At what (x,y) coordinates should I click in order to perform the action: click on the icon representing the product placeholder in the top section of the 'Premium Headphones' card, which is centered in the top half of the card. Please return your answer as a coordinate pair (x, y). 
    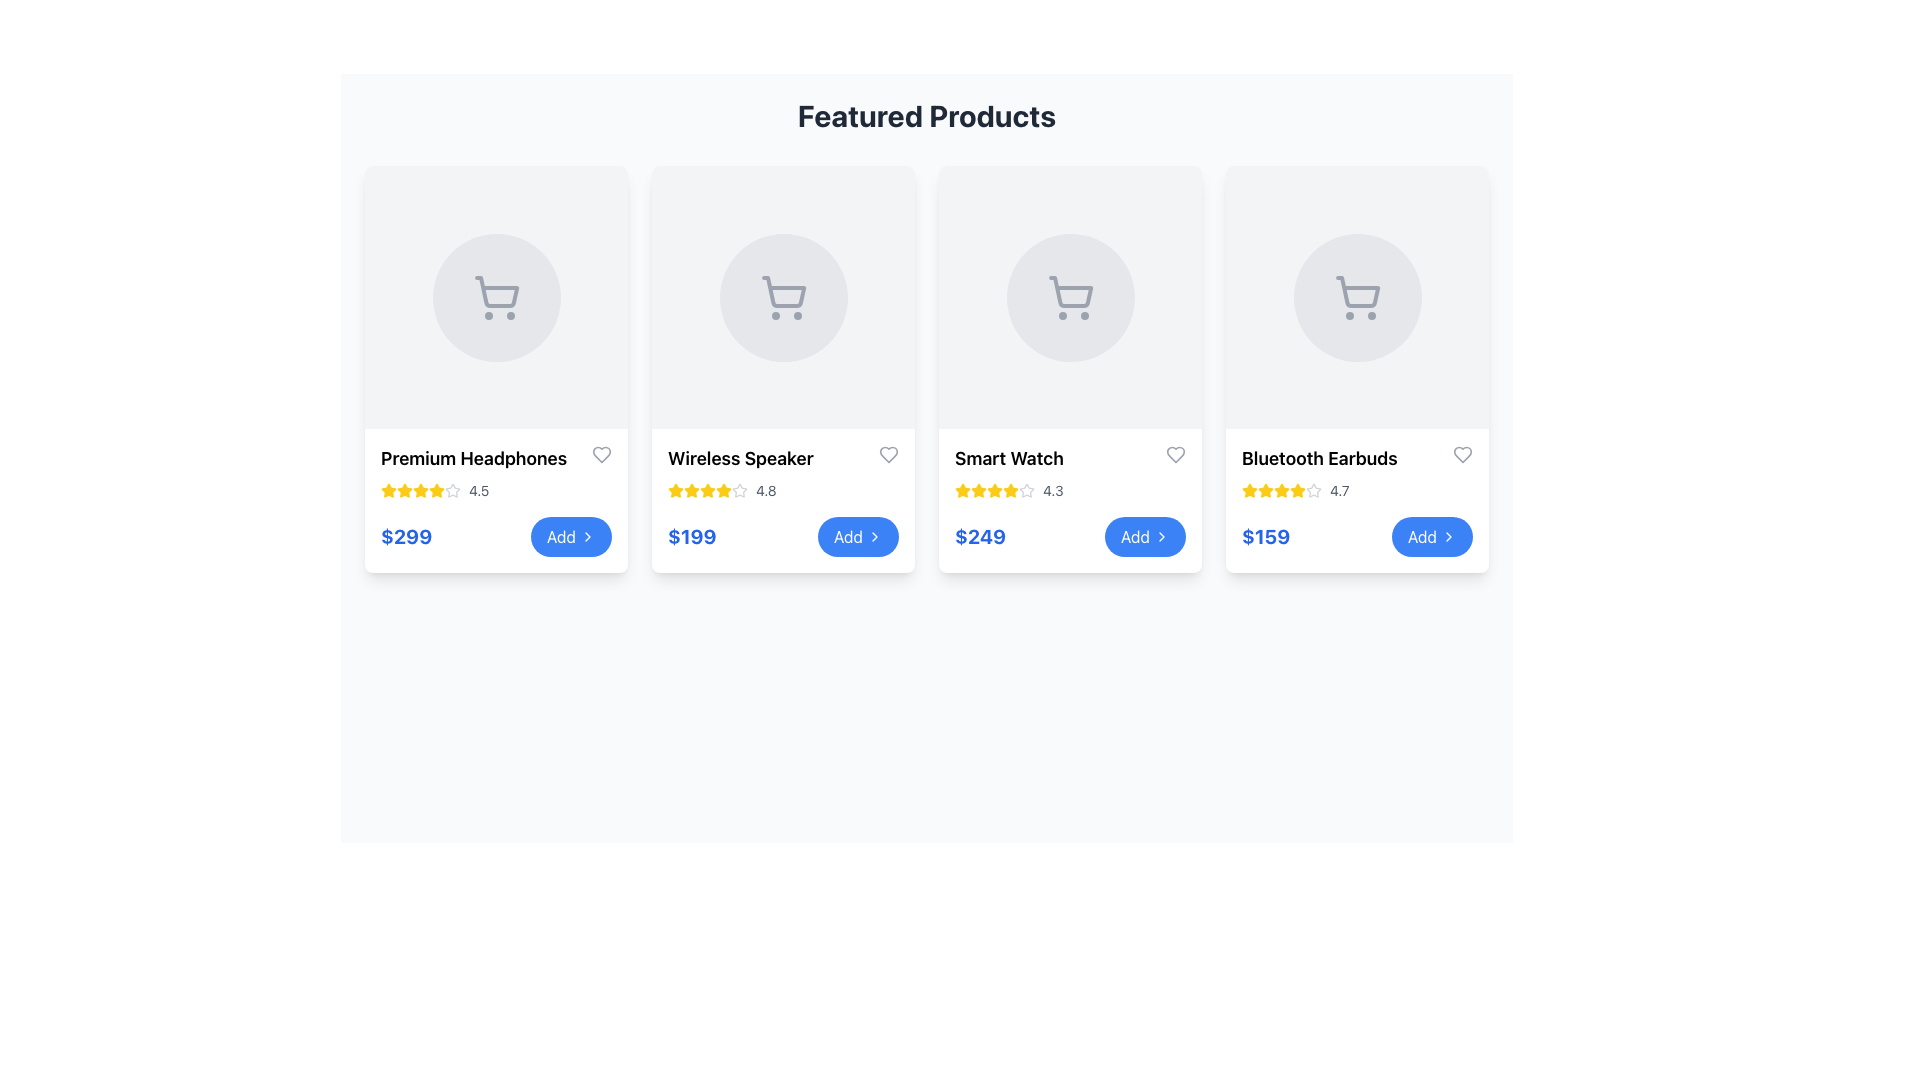
    Looking at the image, I should click on (496, 297).